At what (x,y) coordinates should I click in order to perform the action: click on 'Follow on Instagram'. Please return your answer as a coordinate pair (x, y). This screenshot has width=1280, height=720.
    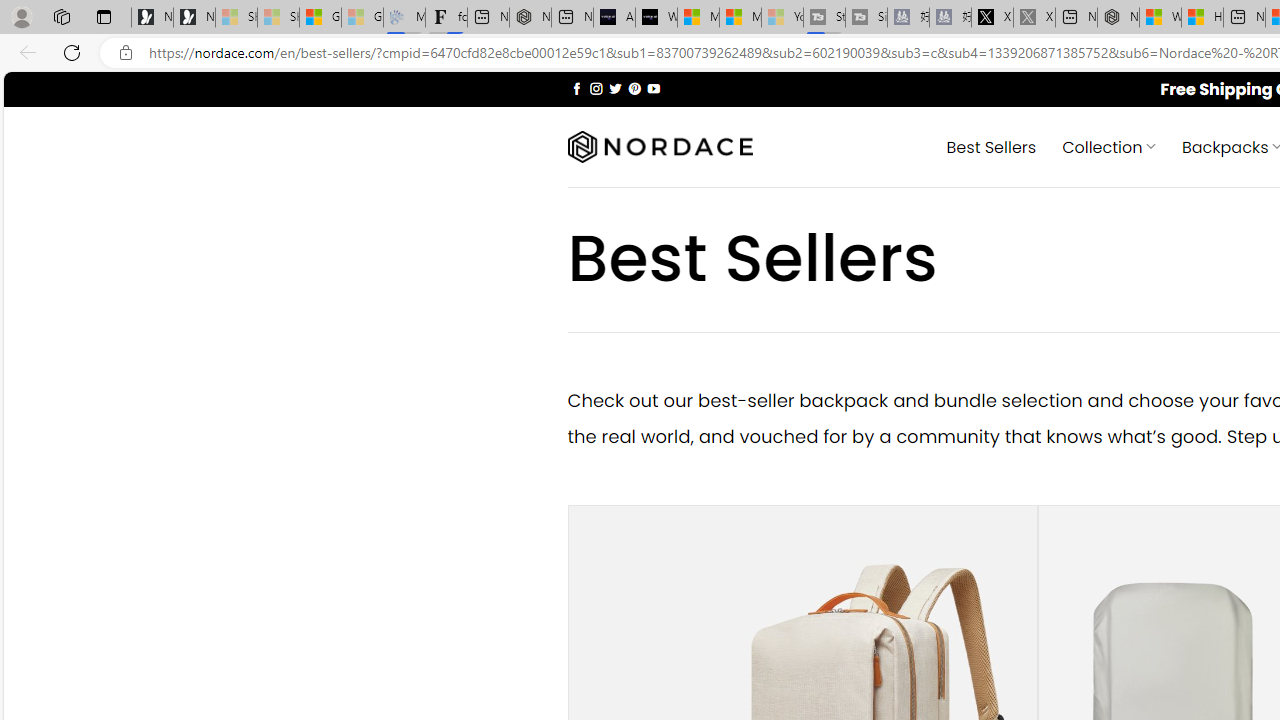
    Looking at the image, I should click on (595, 87).